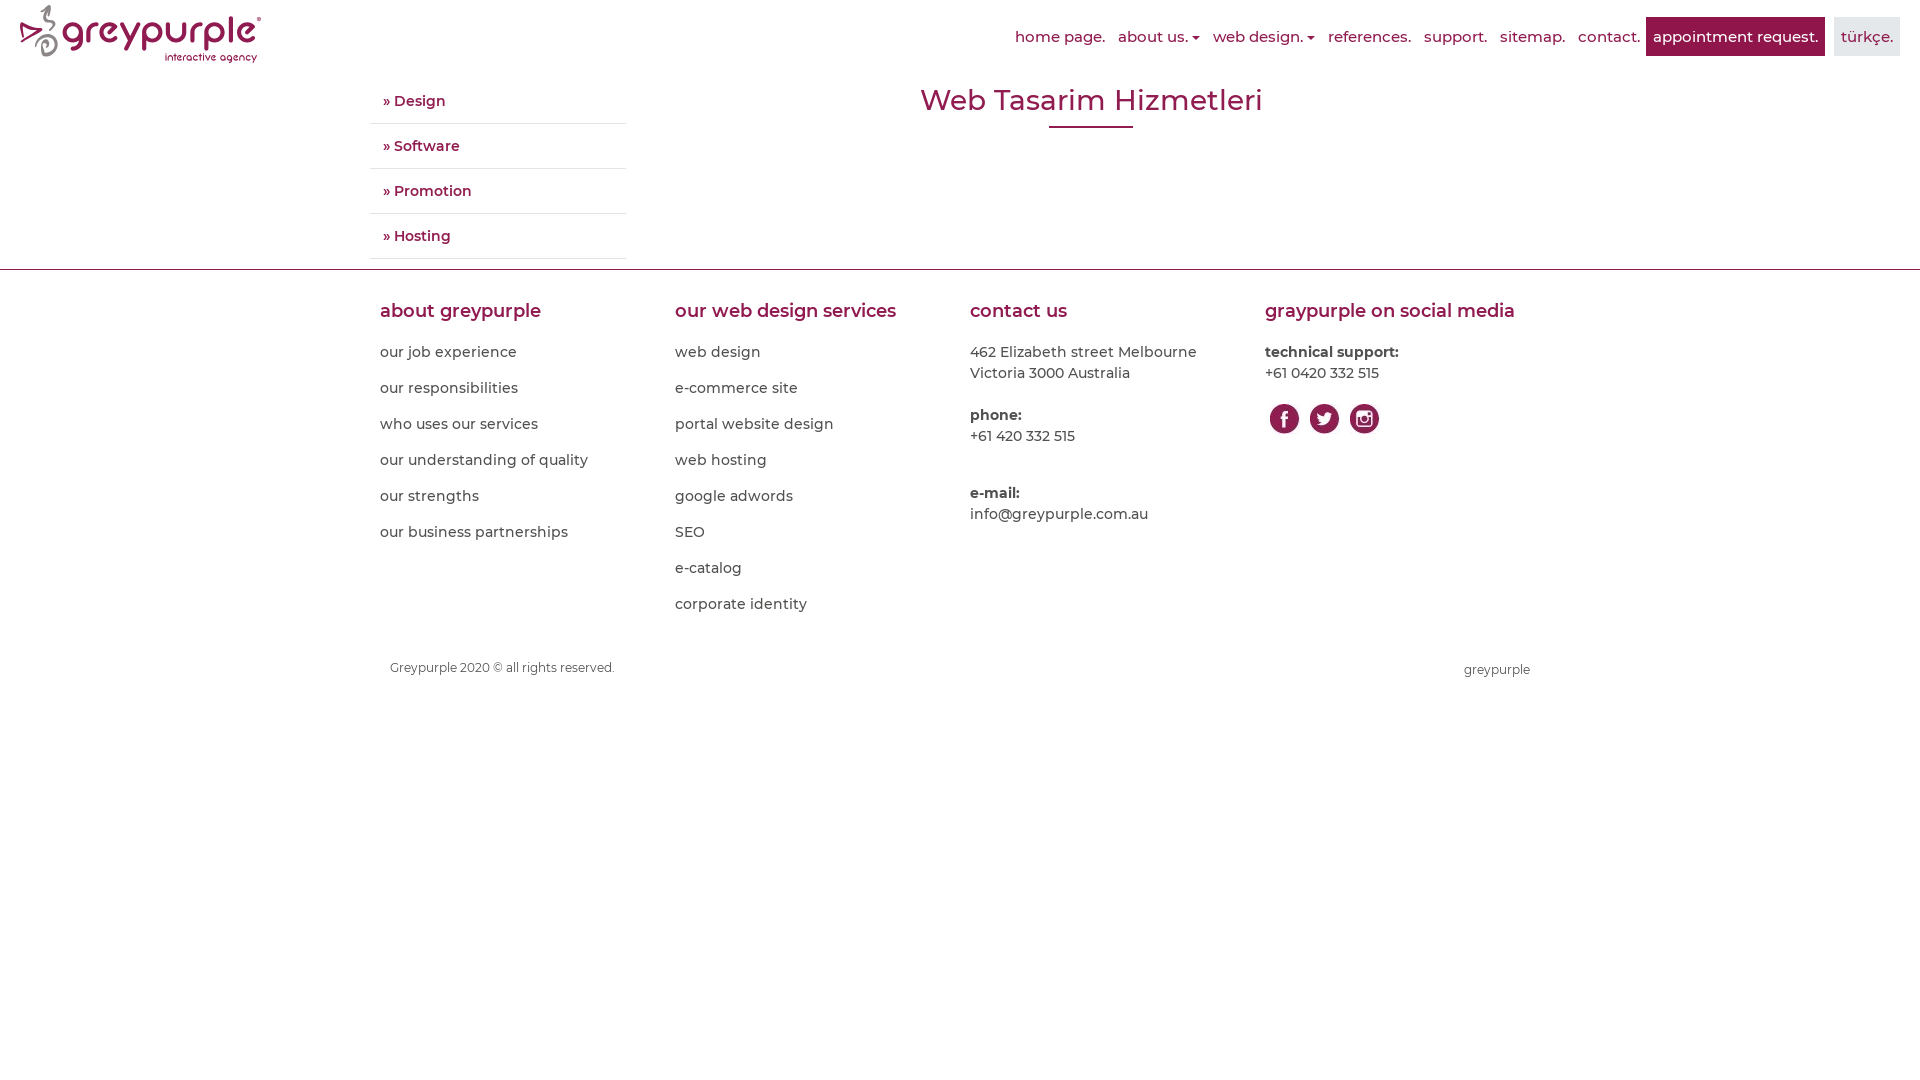 This screenshot has height=1080, width=1920. What do you see at coordinates (379, 423) in the screenshot?
I see `'who uses our services'` at bounding box center [379, 423].